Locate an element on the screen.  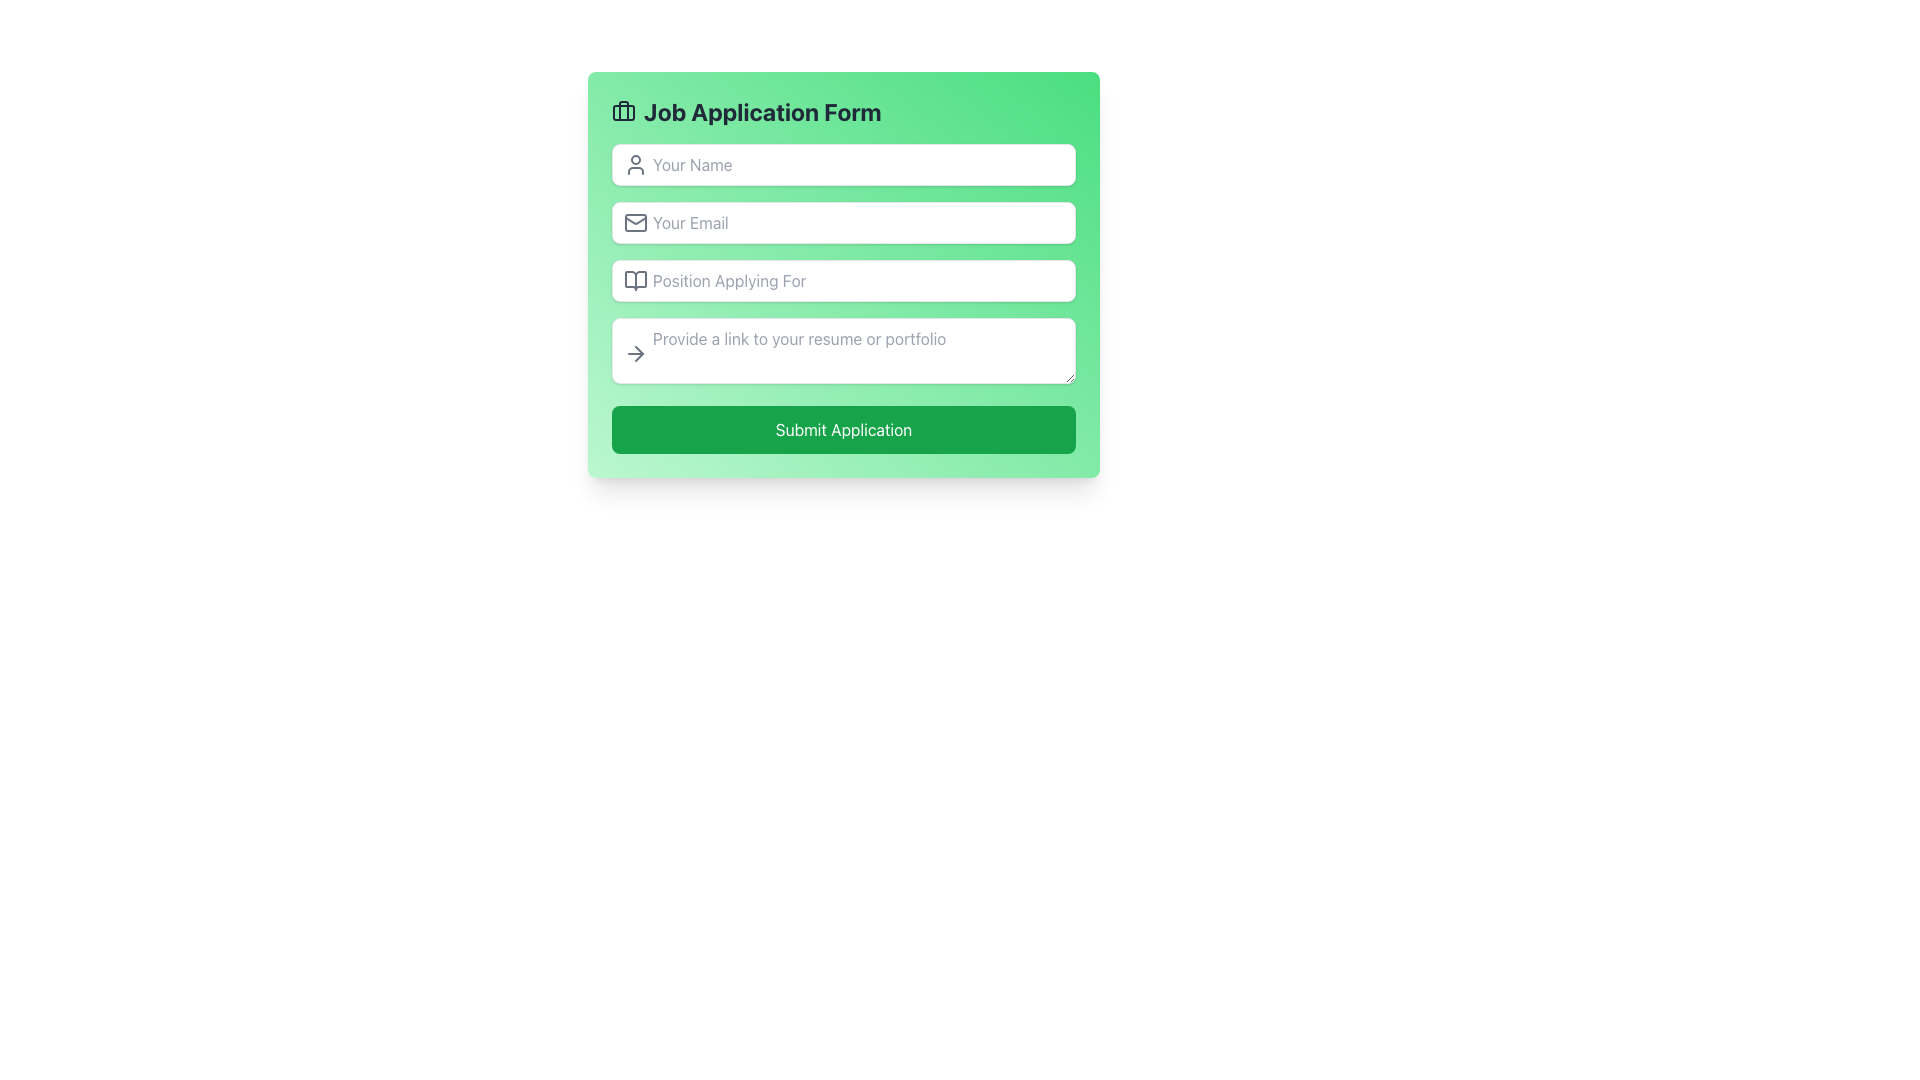
the icon located to the left of the input field in the 'Job Application Form', which serves as a visual indicator for providing a resume or portfolio link is located at coordinates (634, 353).